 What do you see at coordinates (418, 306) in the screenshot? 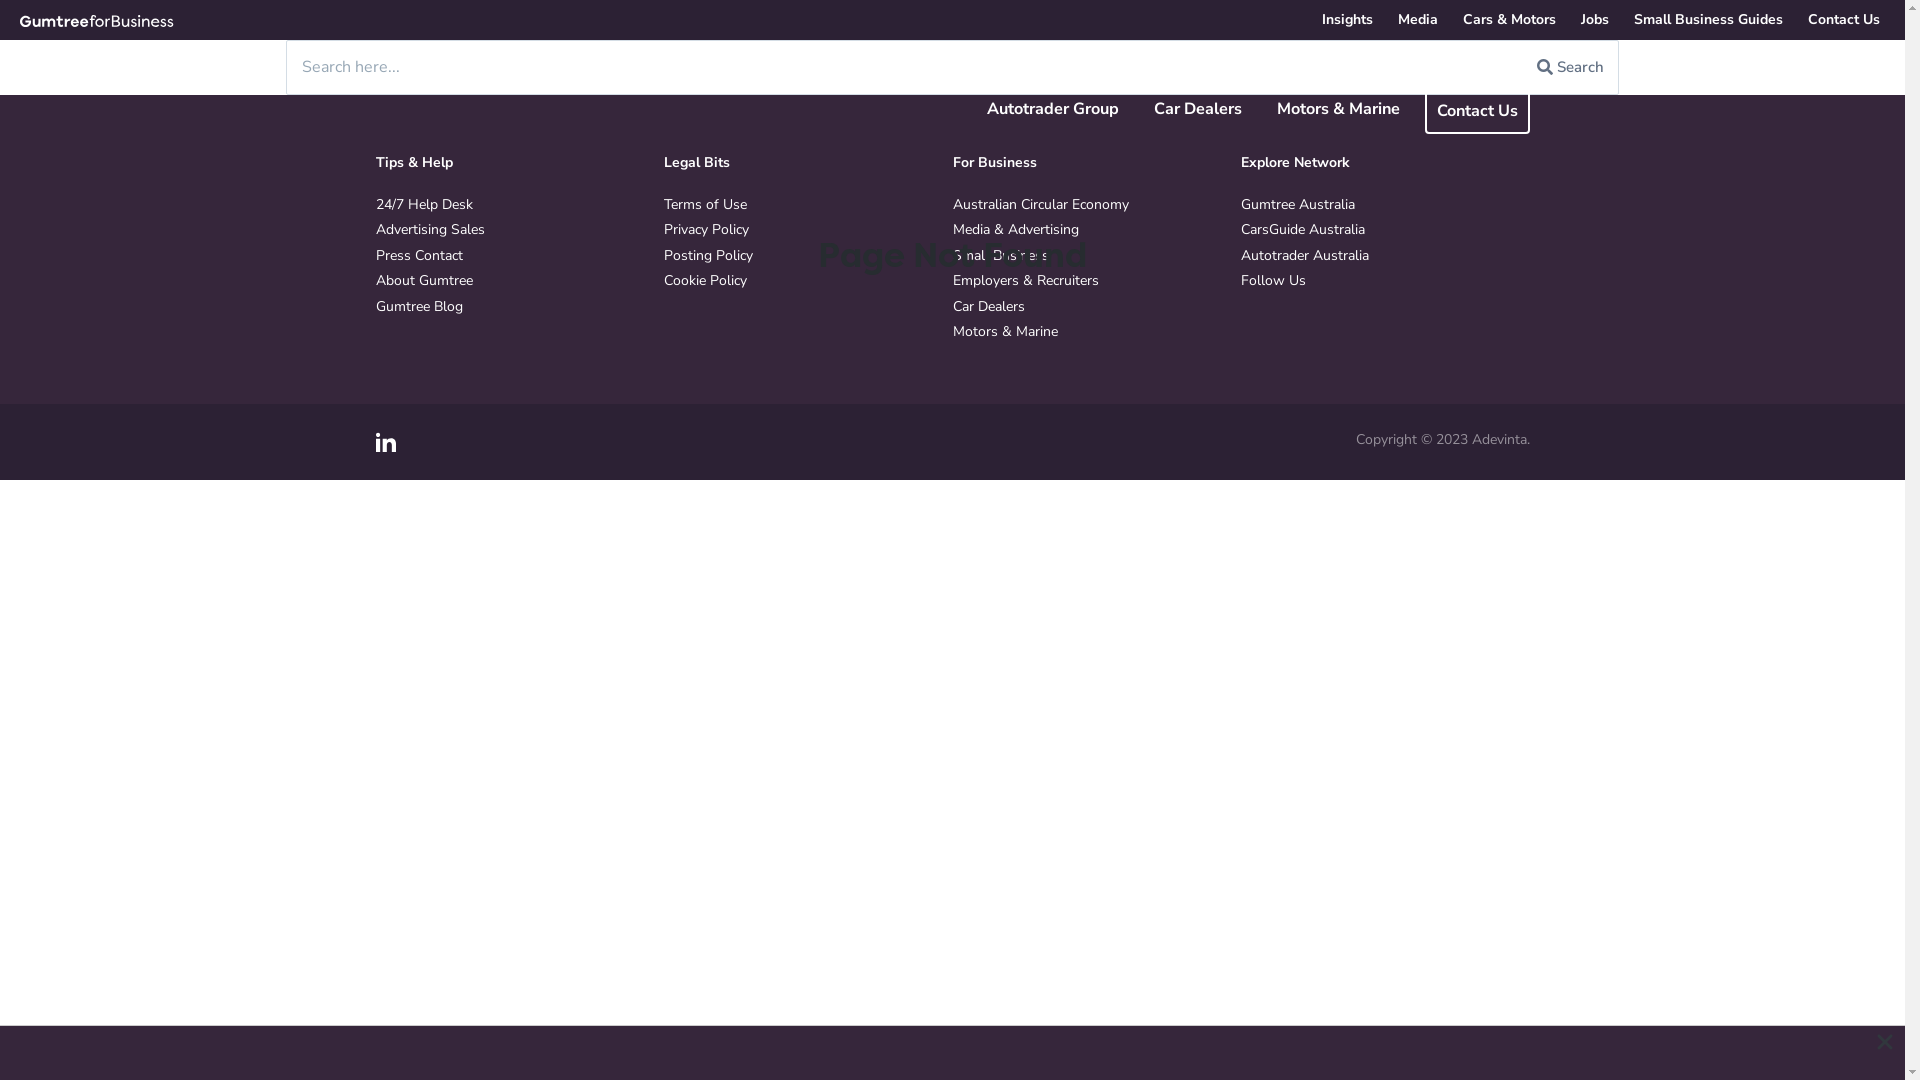
I see `'Gumtree Blog'` at bounding box center [418, 306].